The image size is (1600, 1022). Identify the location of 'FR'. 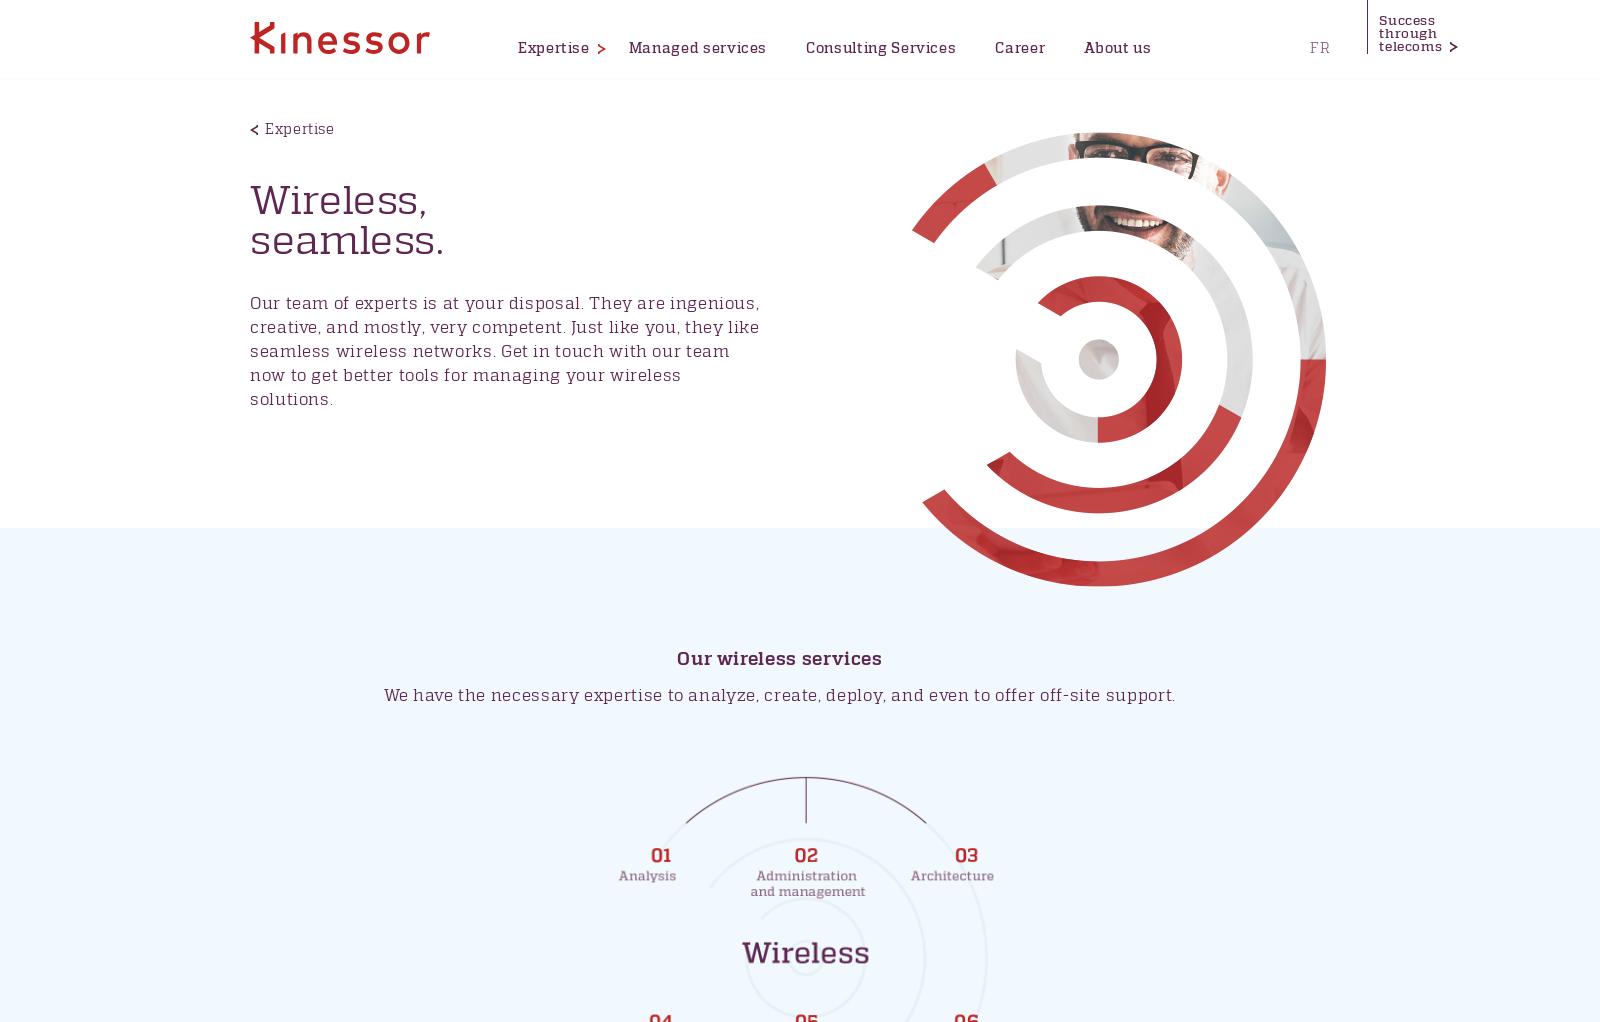
(1319, 48).